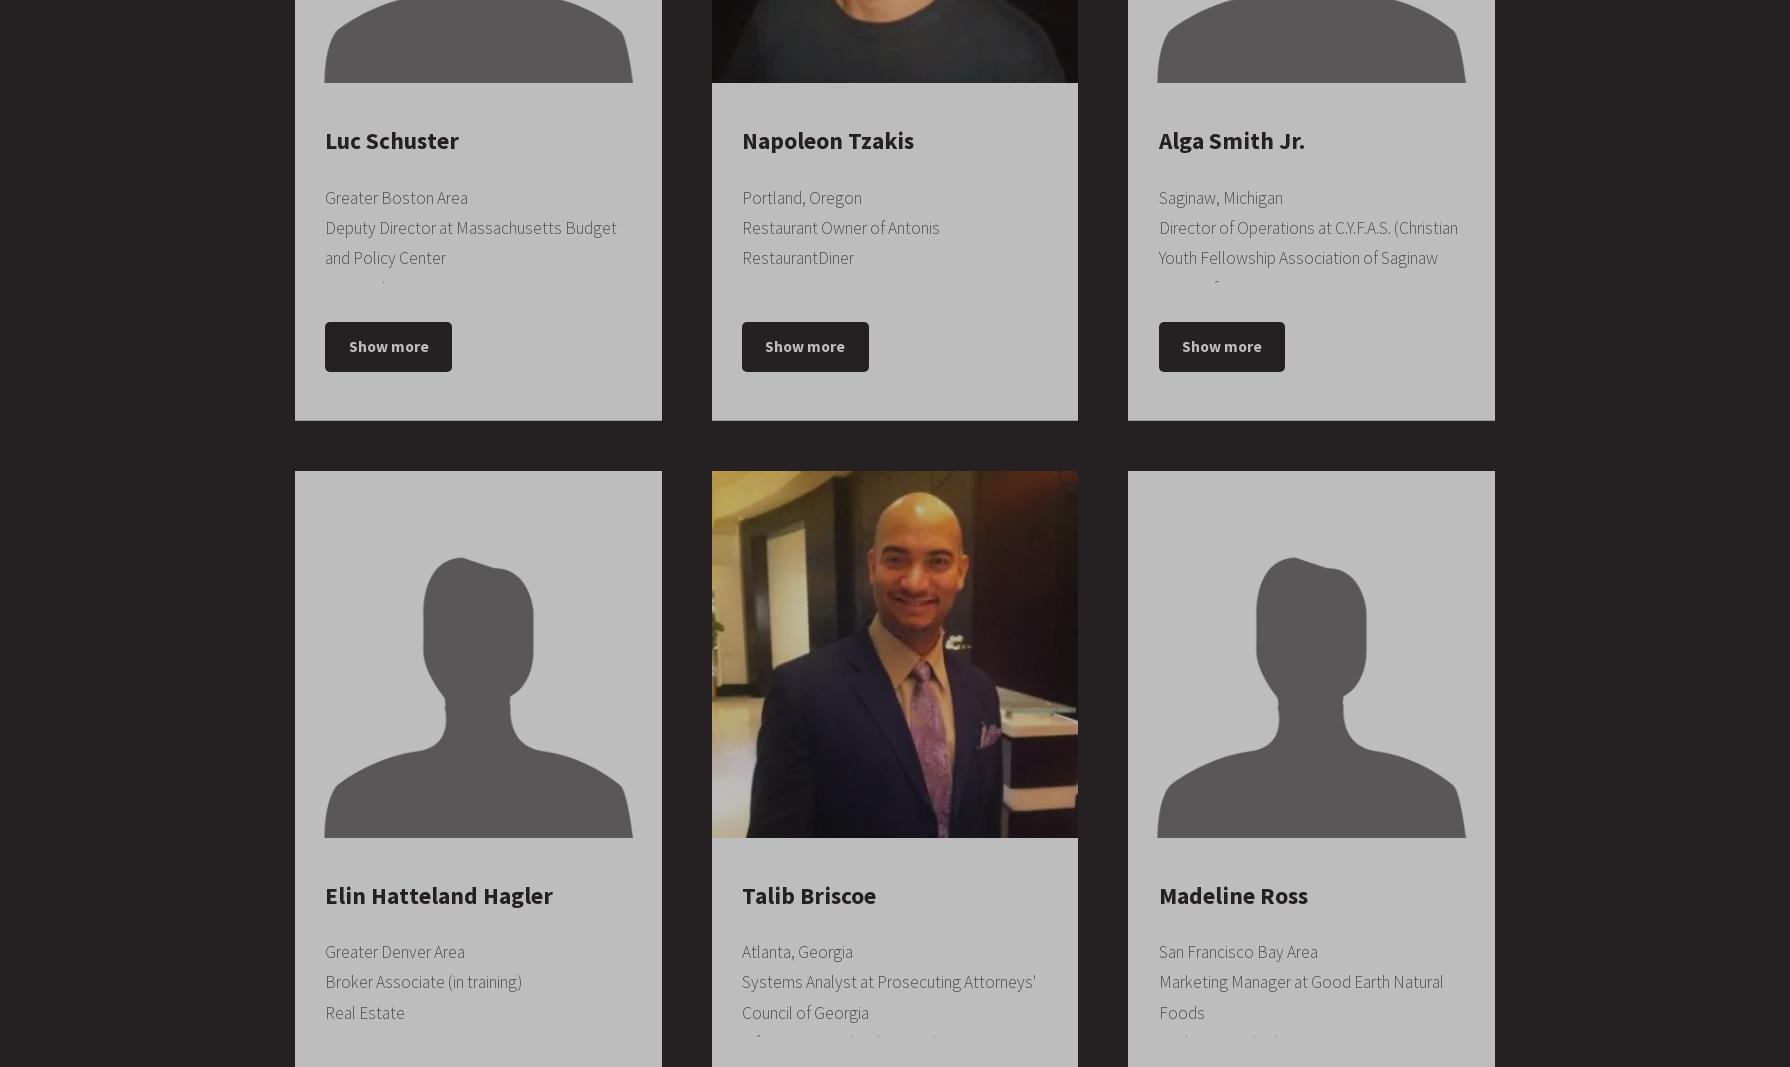 This screenshot has width=1790, height=1067. Describe the element at coordinates (820, 457) in the screenshot. I see `'University of Wisconsin Milwaukee'` at that location.